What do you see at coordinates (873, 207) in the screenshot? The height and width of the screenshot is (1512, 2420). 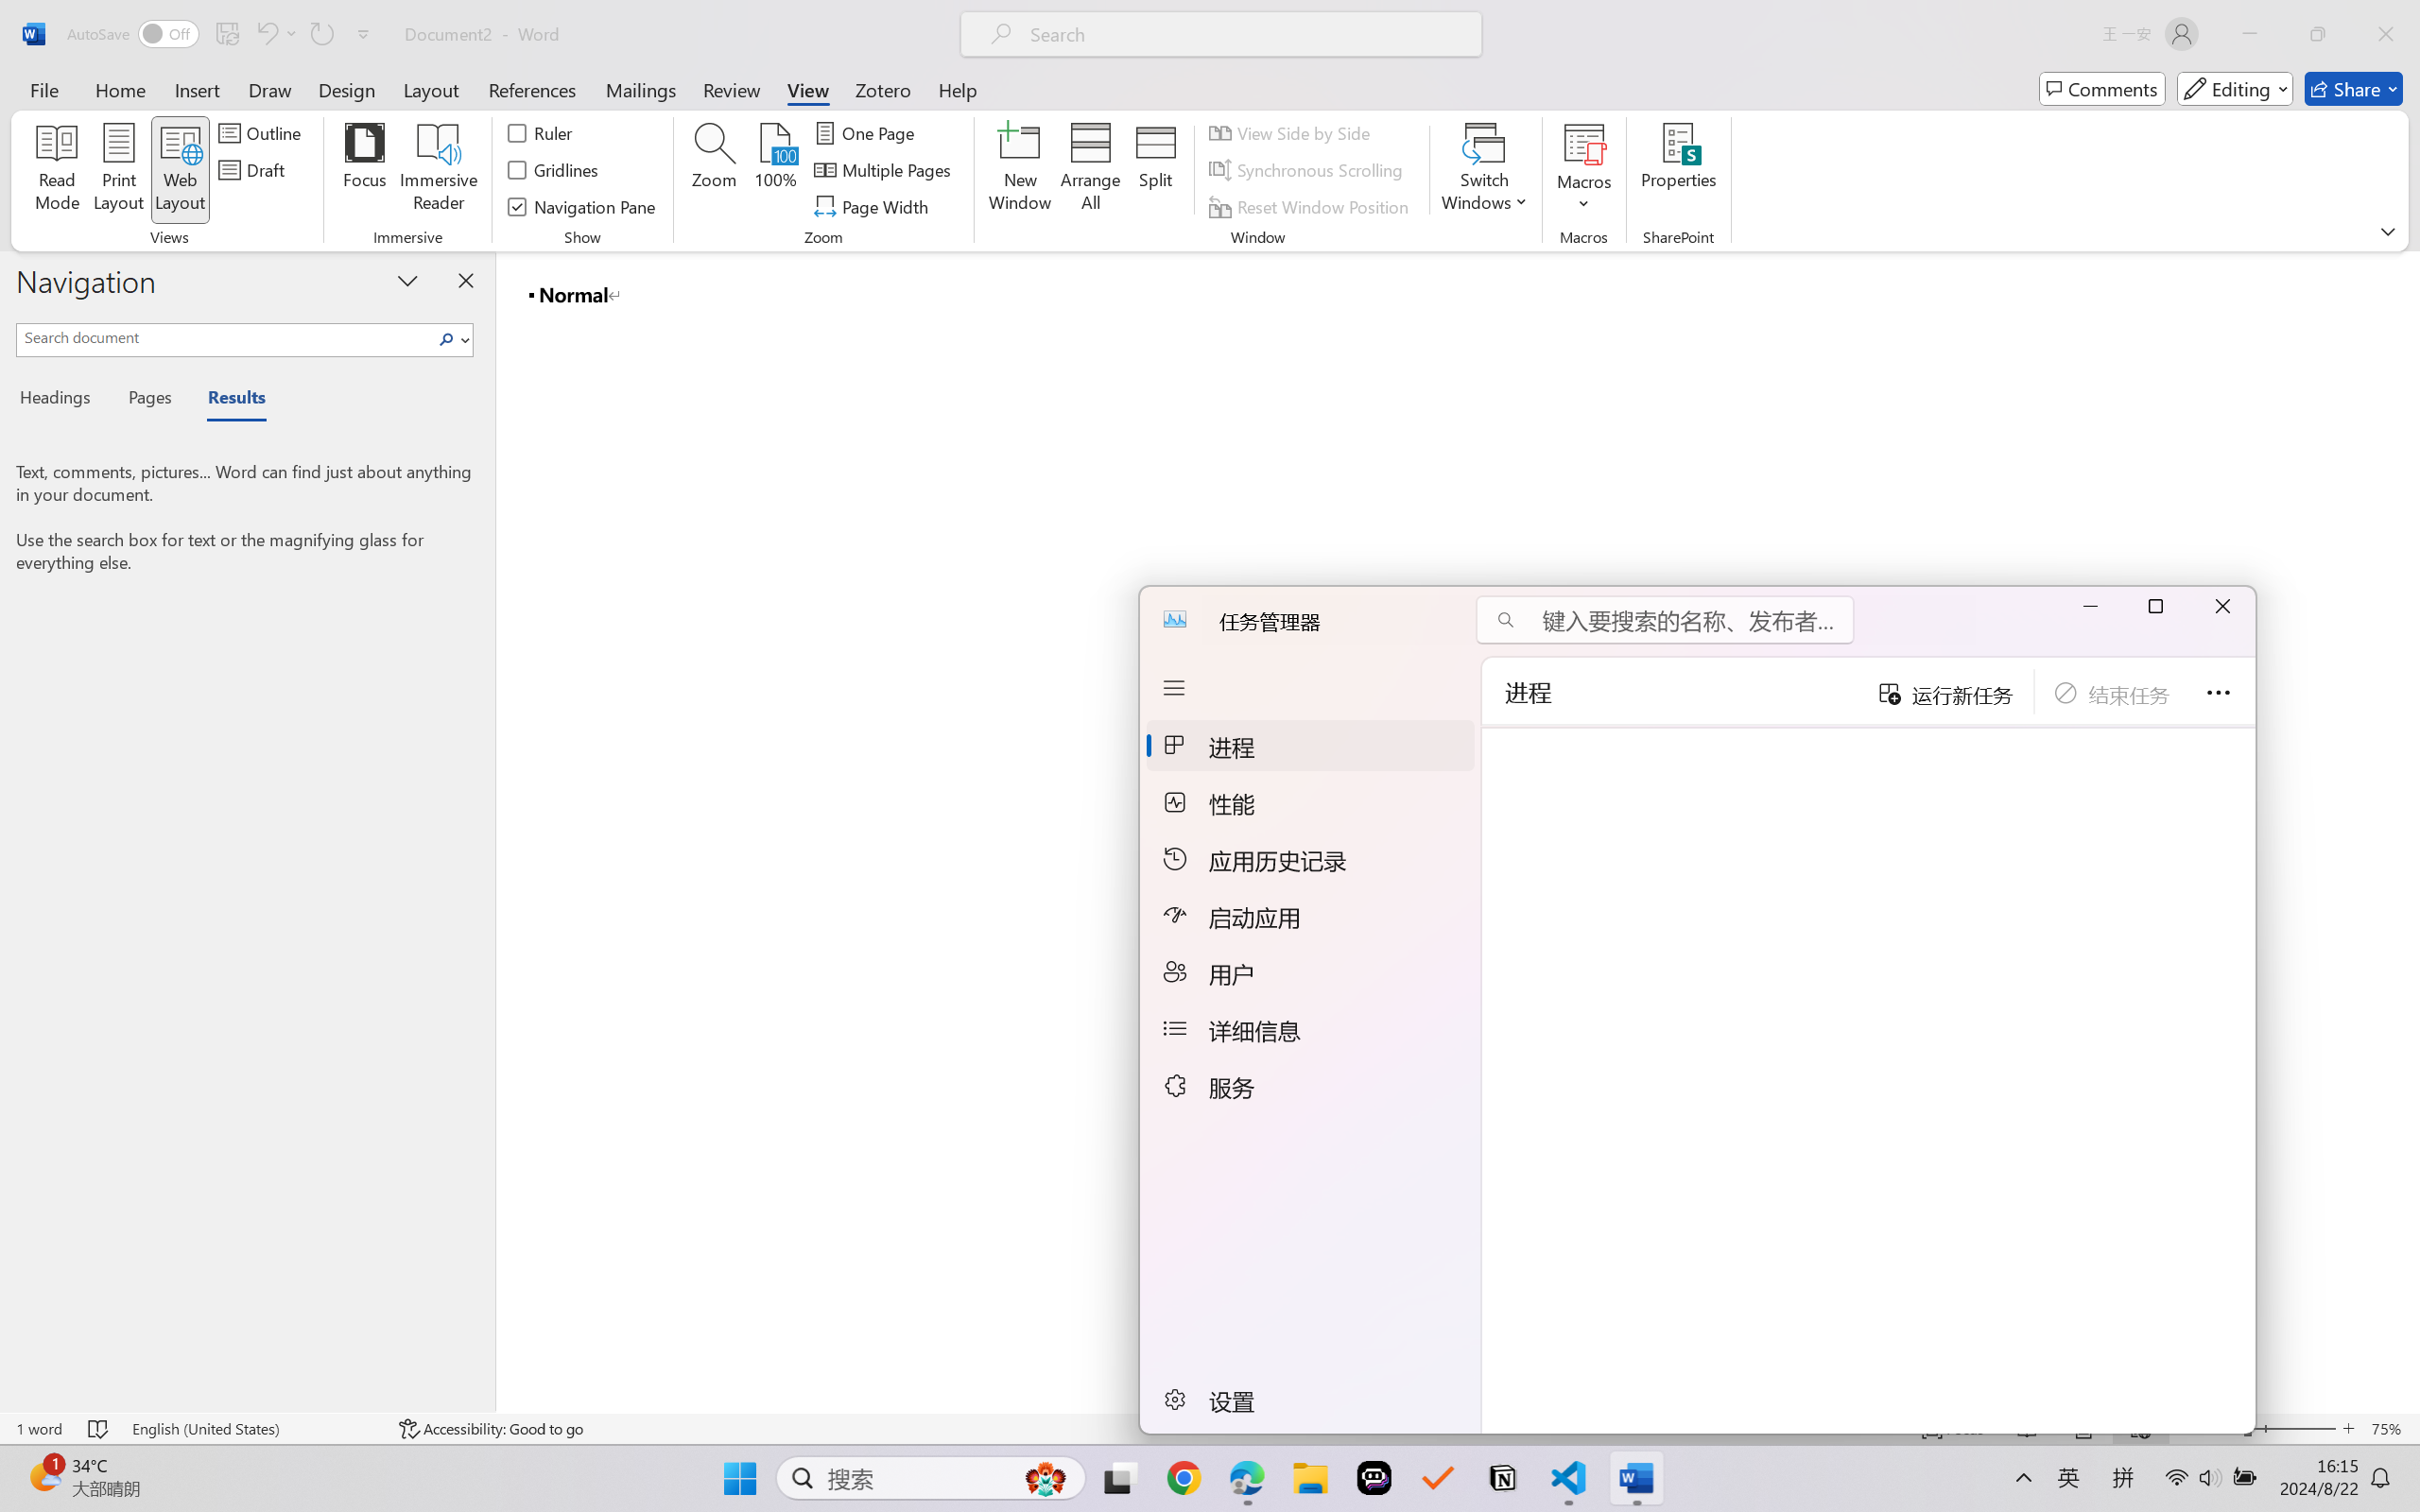 I see `'Page Width'` at bounding box center [873, 207].